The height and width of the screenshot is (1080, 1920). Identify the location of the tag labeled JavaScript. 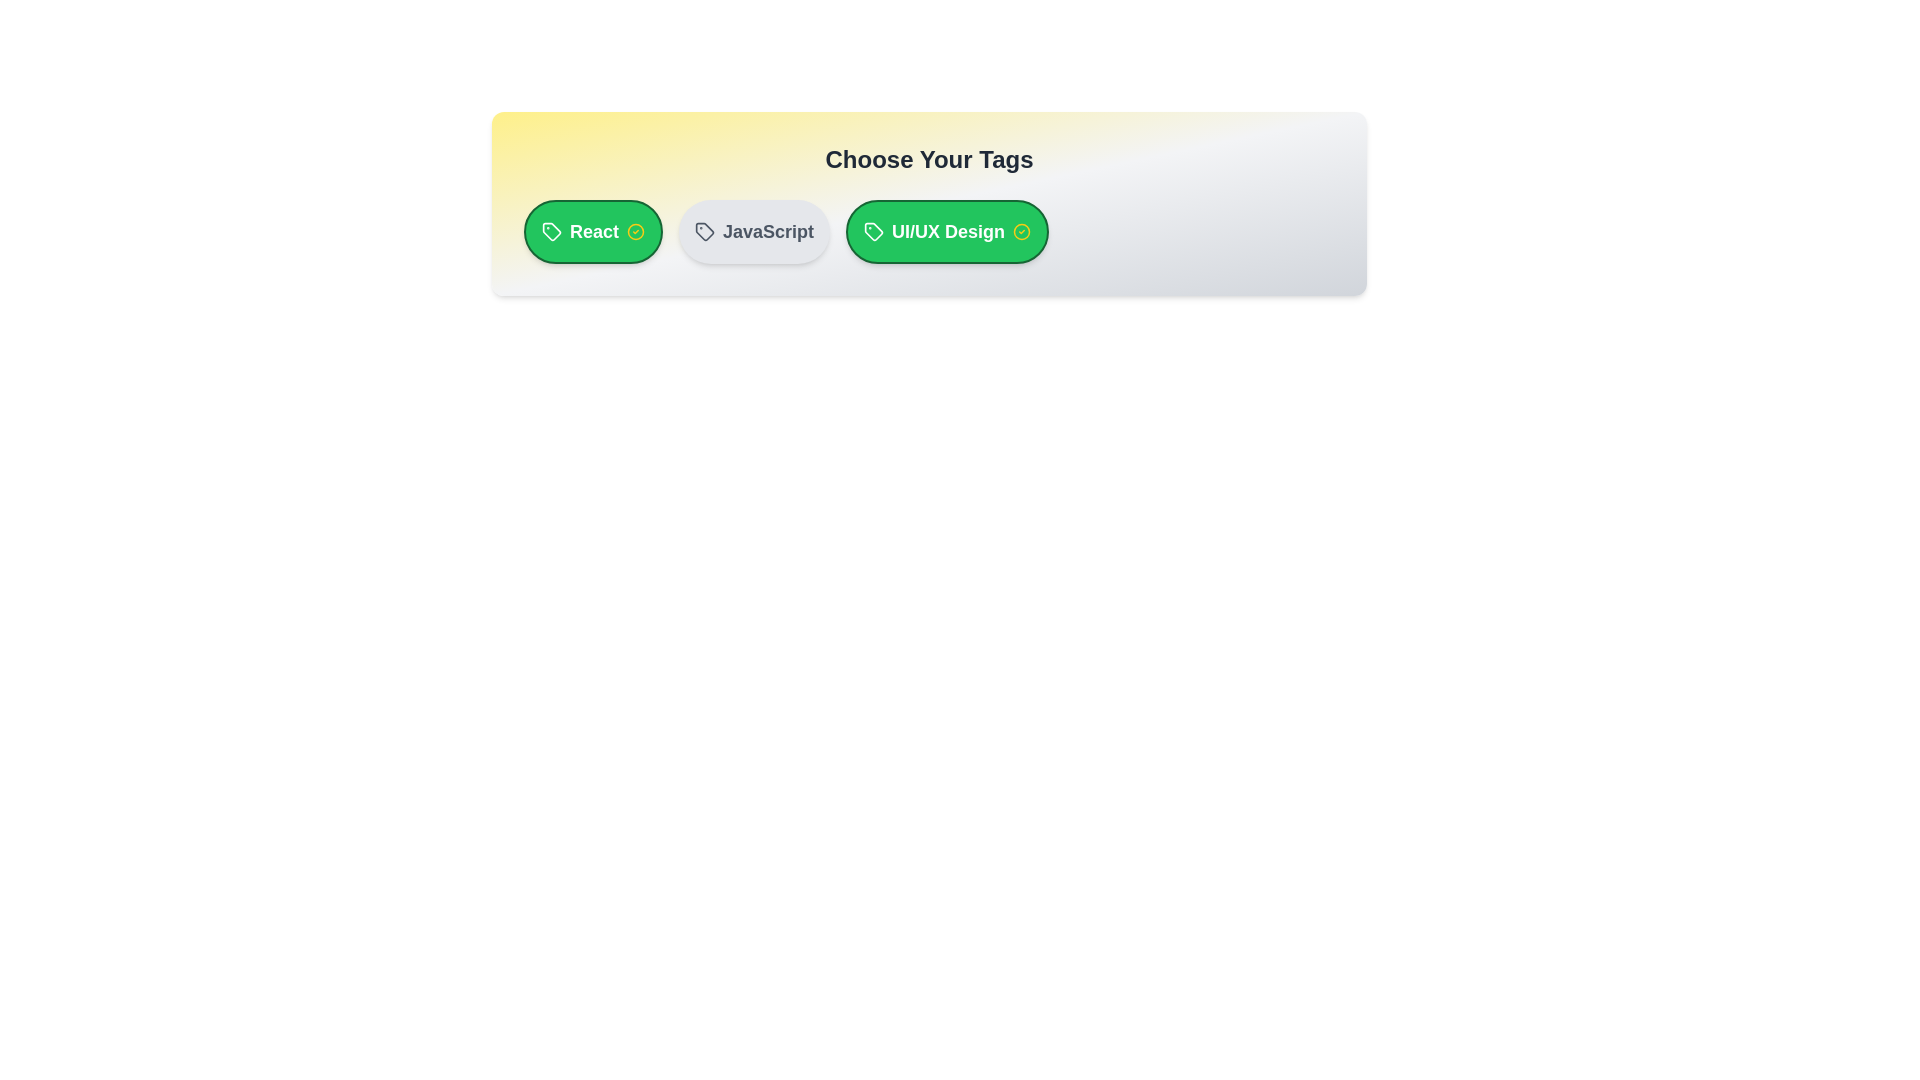
(753, 230).